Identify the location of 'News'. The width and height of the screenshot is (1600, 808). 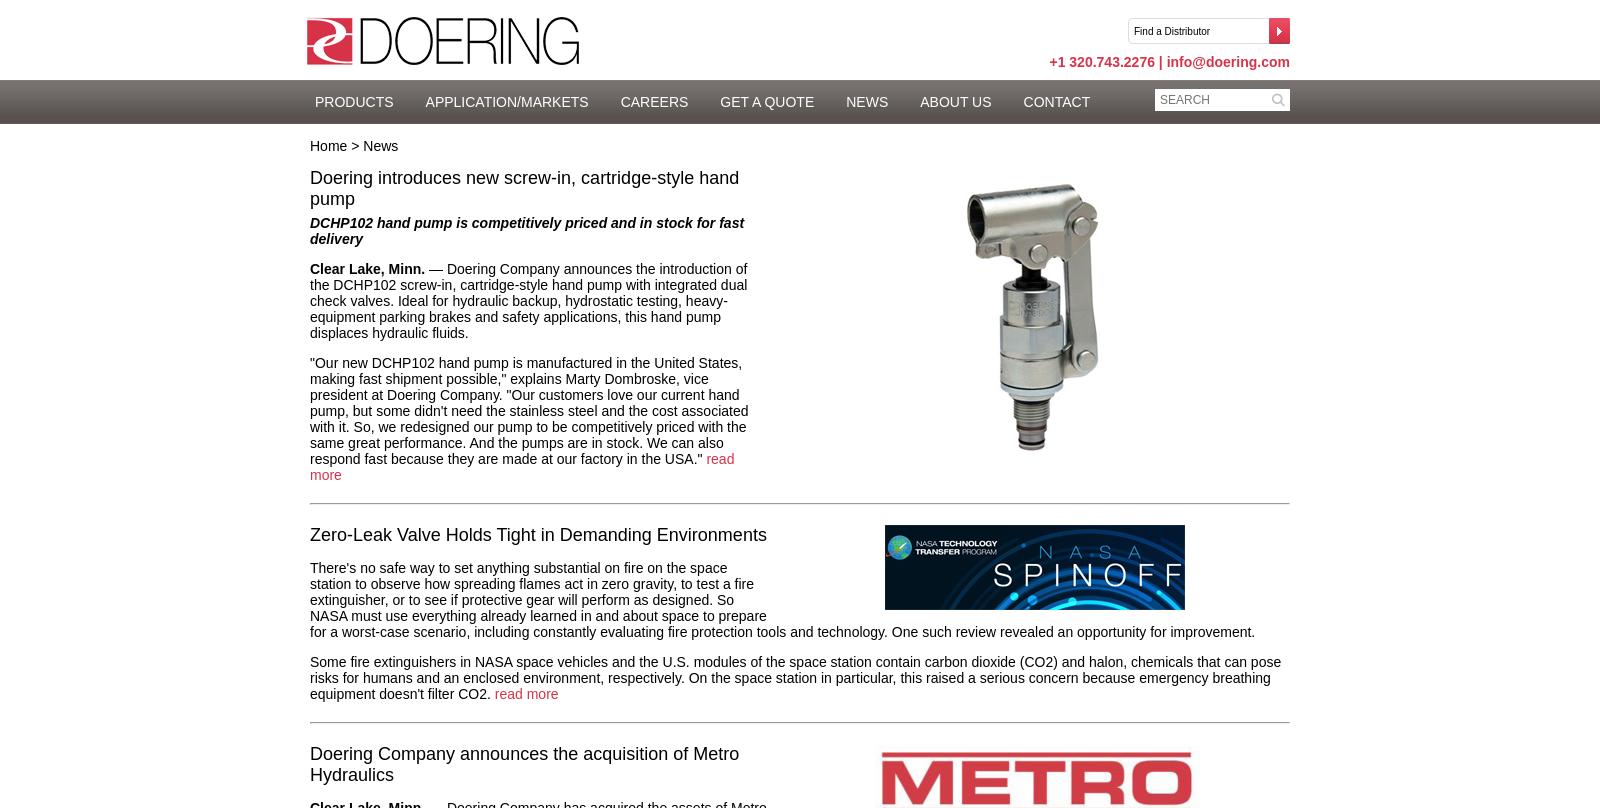
(380, 145).